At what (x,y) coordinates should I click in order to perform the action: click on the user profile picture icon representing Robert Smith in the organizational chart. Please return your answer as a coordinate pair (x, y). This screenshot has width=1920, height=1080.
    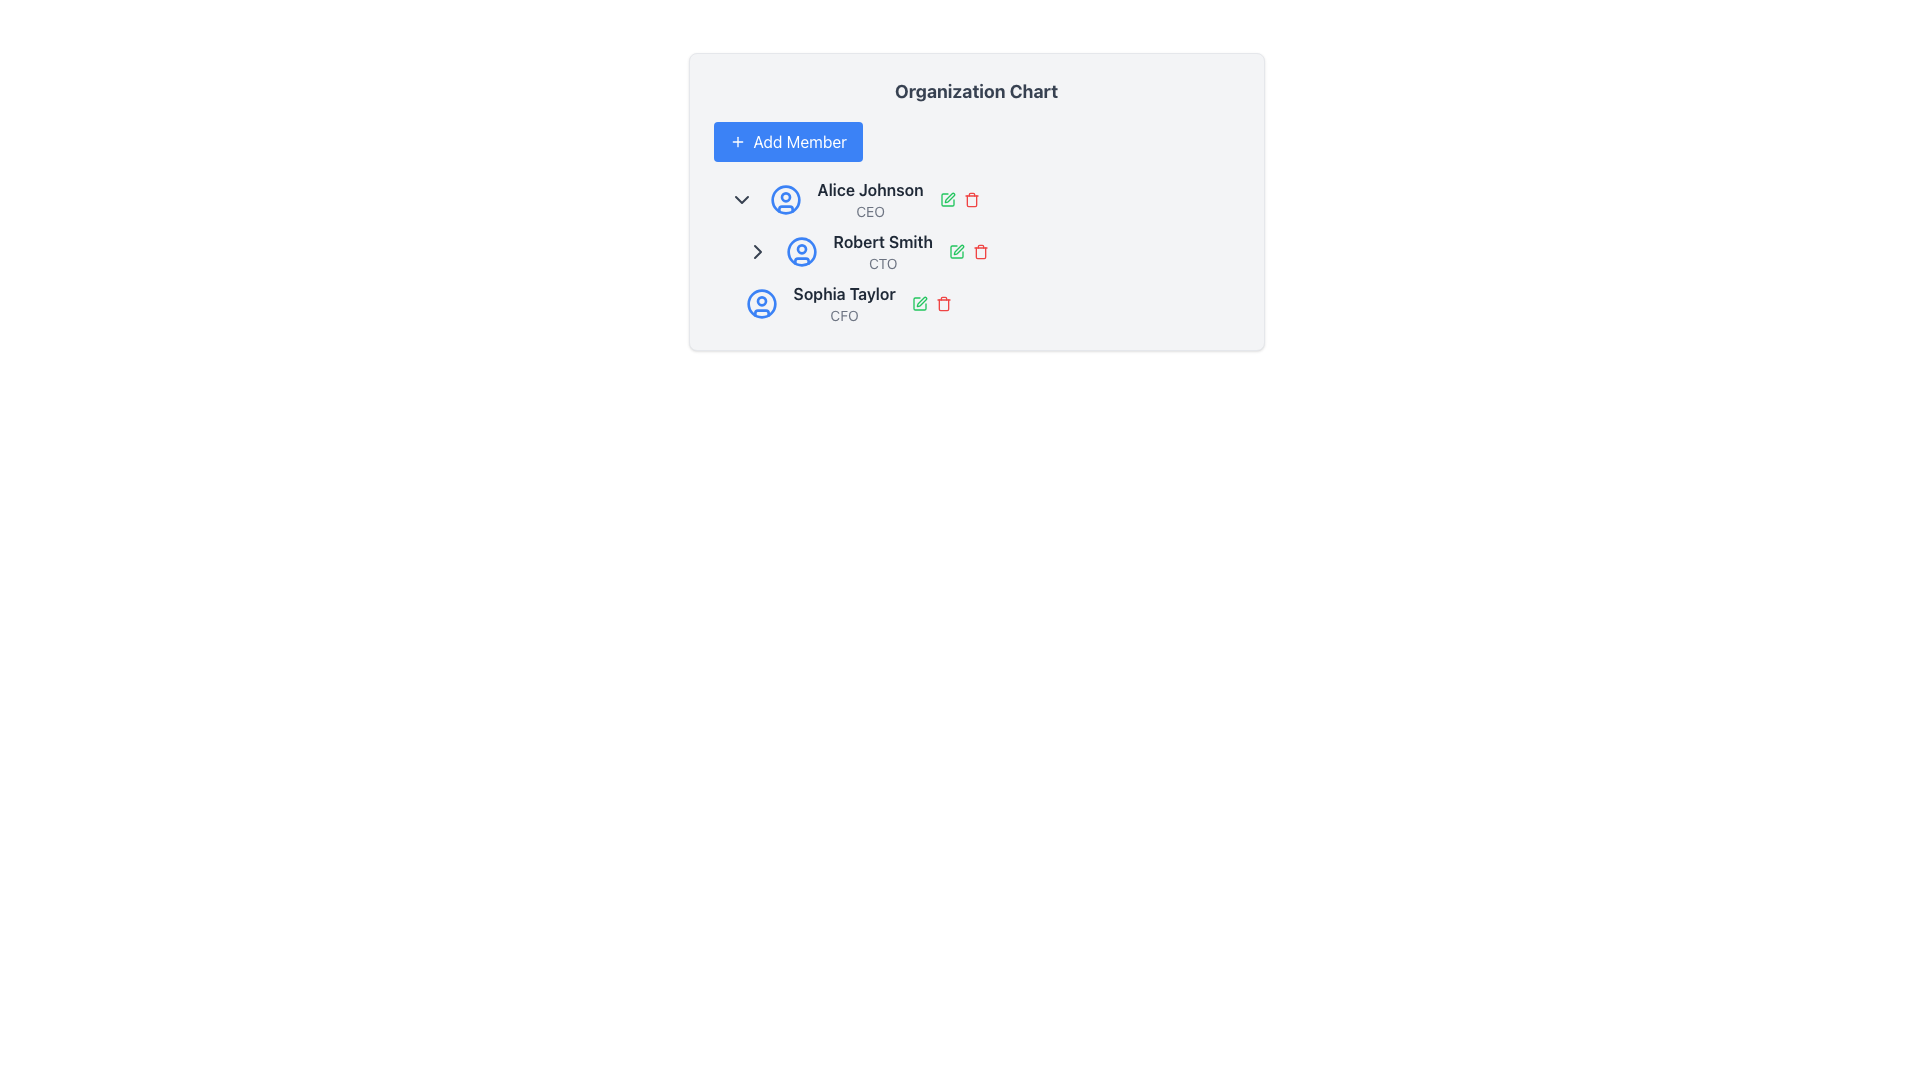
    Looking at the image, I should click on (801, 250).